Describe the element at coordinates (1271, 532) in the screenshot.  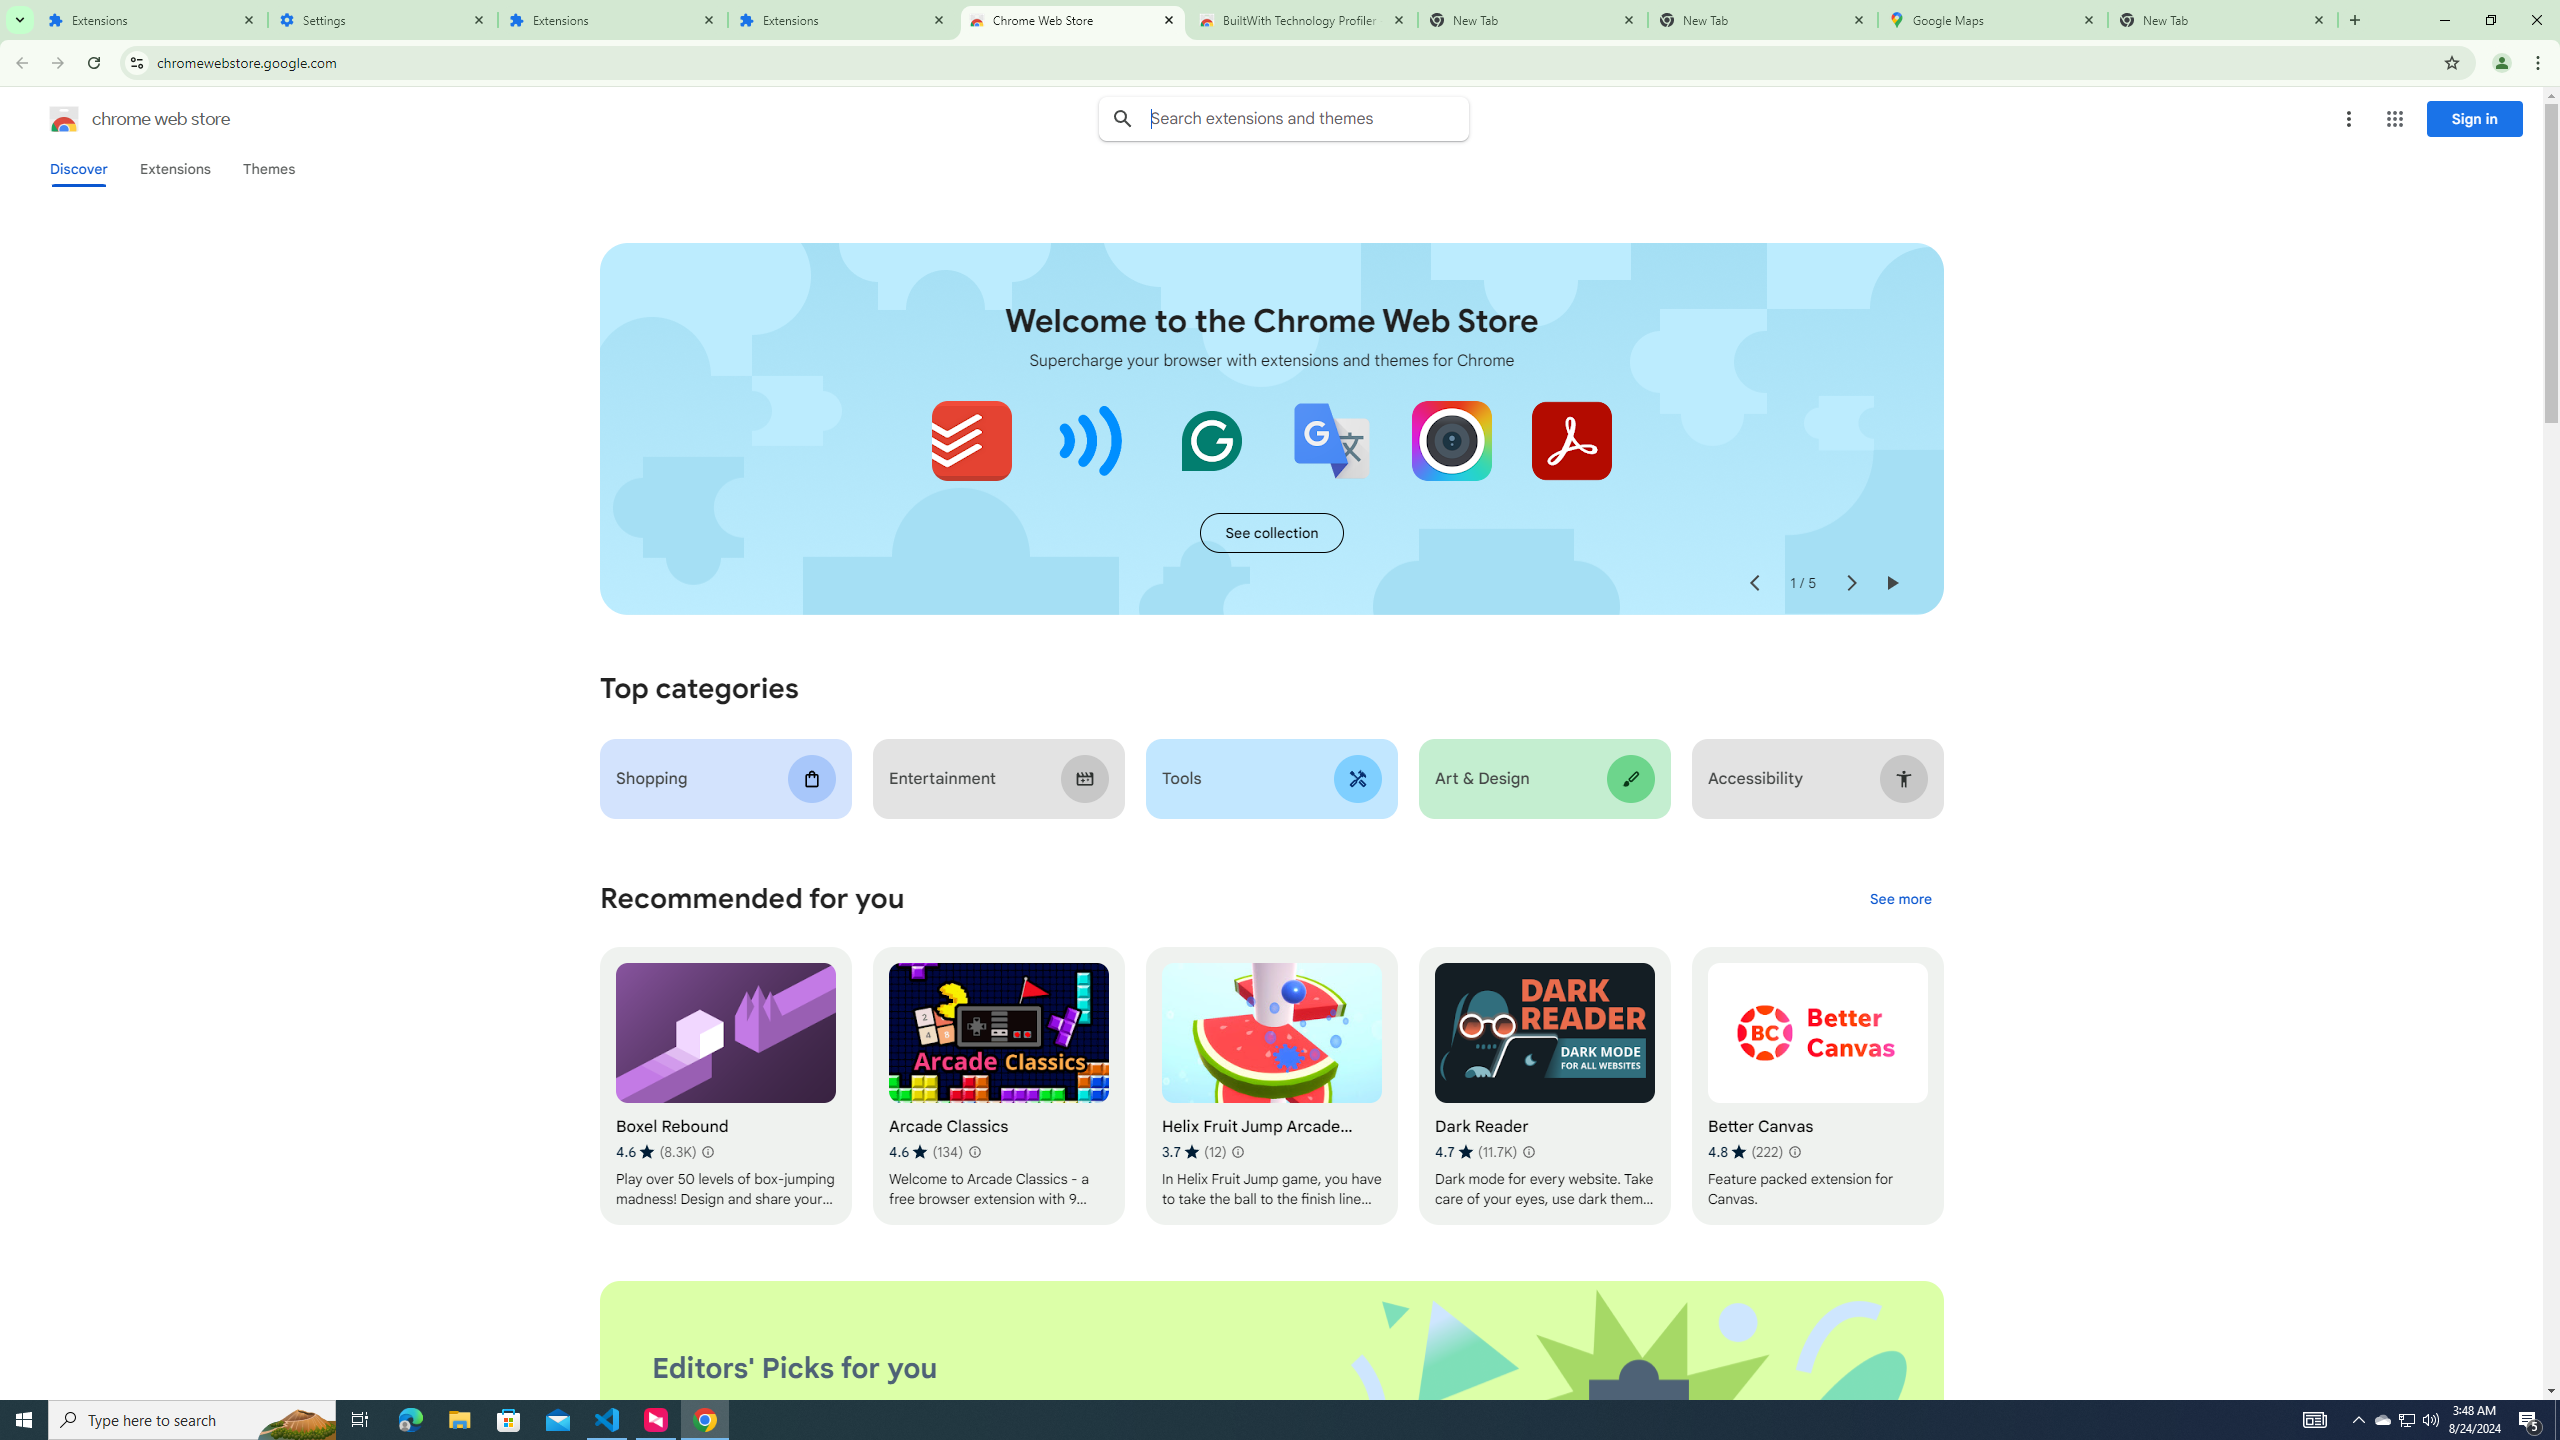
I see `'See more of the "Extensions starter kit" collection'` at that location.